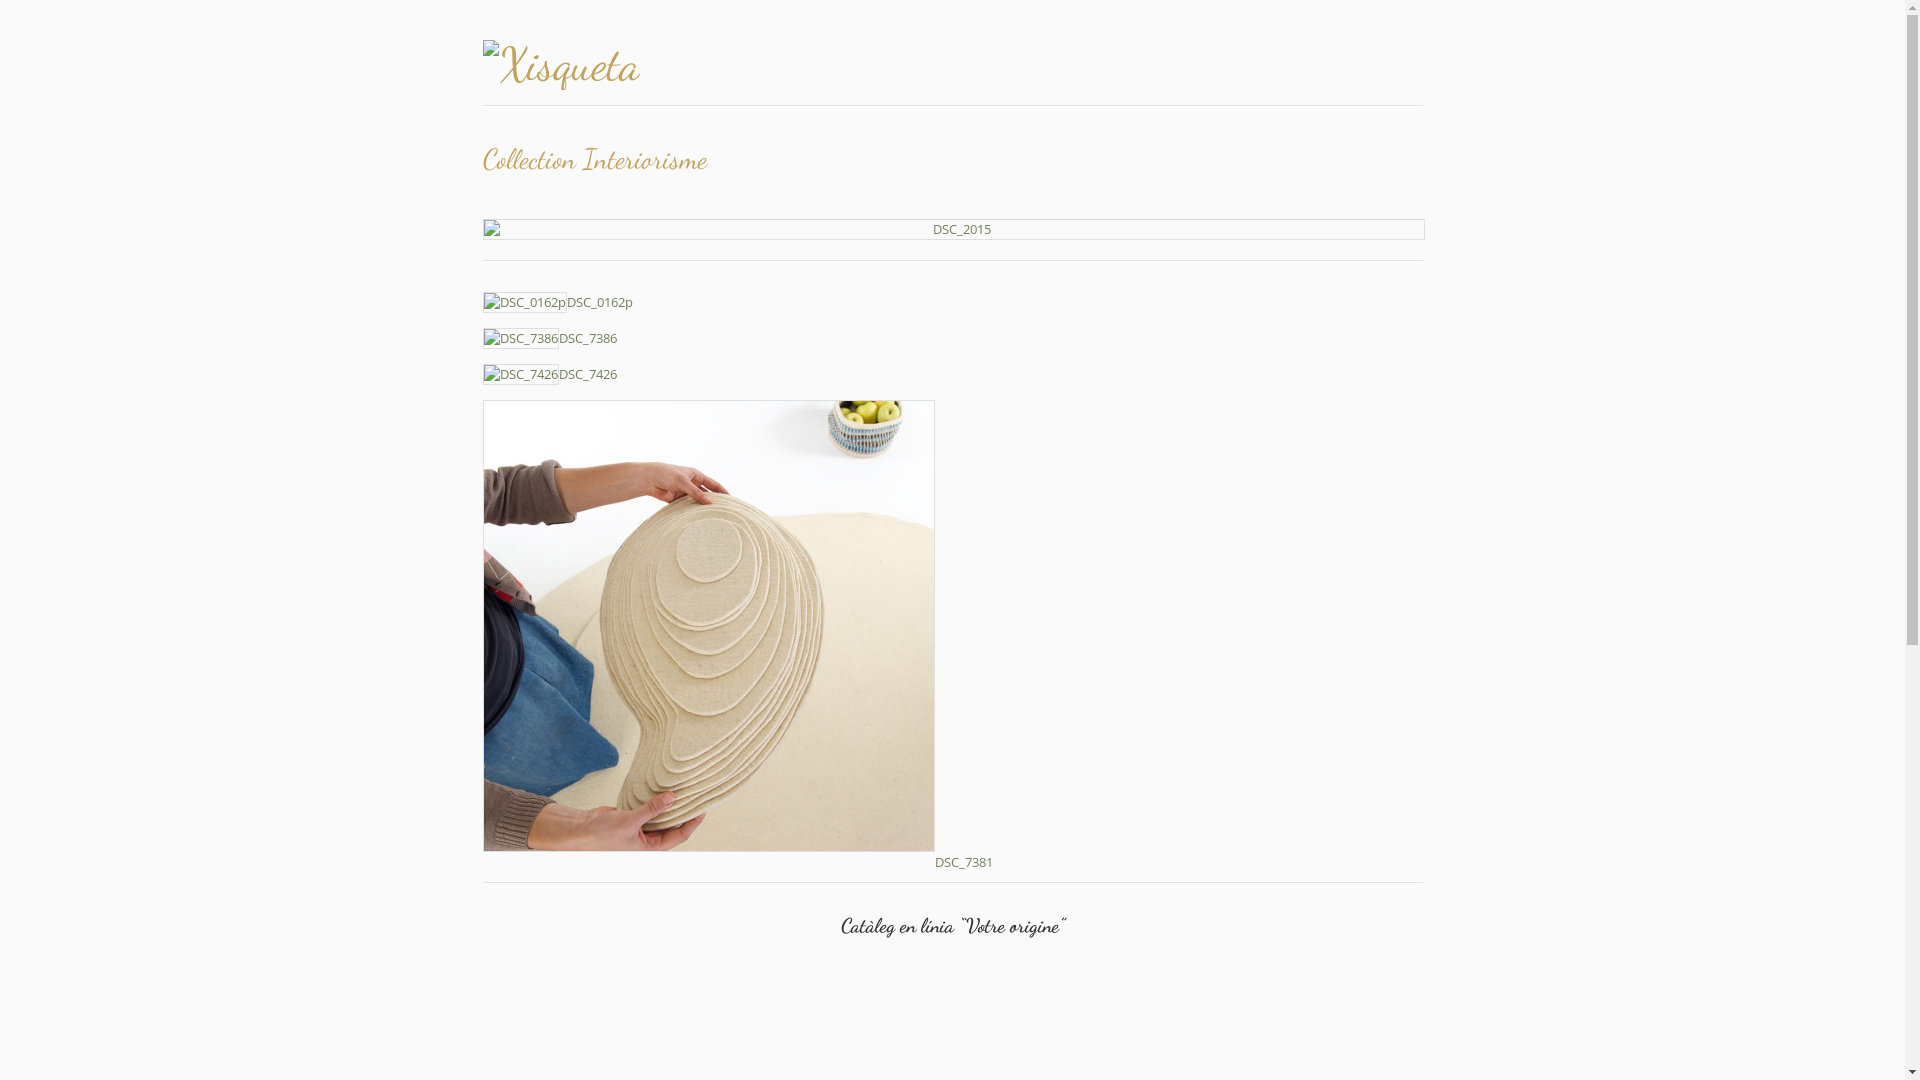 This screenshot has height=1080, width=1920. I want to click on 'DSC_7381', so click(736, 860).